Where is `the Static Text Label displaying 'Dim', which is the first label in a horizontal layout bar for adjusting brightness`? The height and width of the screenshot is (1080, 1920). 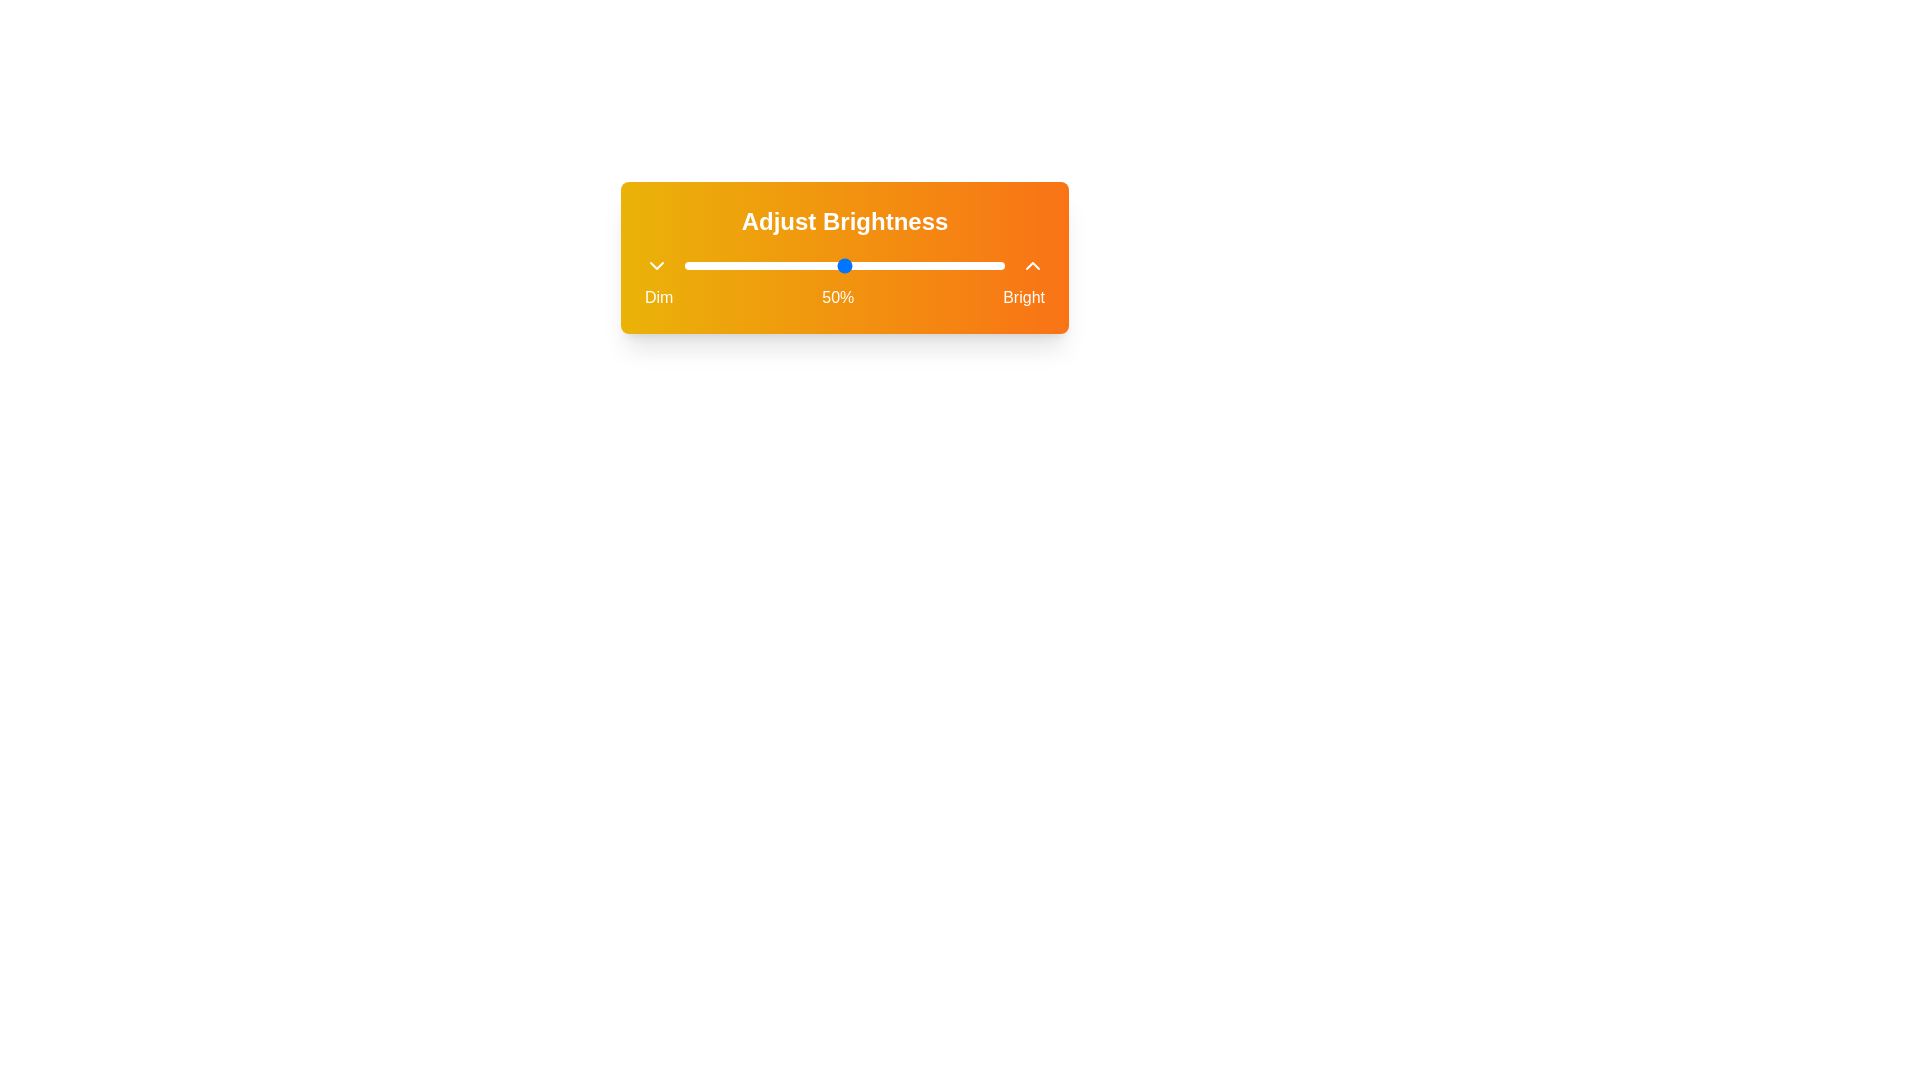 the Static Text Label displaying 'Dim', which is the first label in a horizontal layout bar for adjusting brightness is located at coordinates (659, 297).